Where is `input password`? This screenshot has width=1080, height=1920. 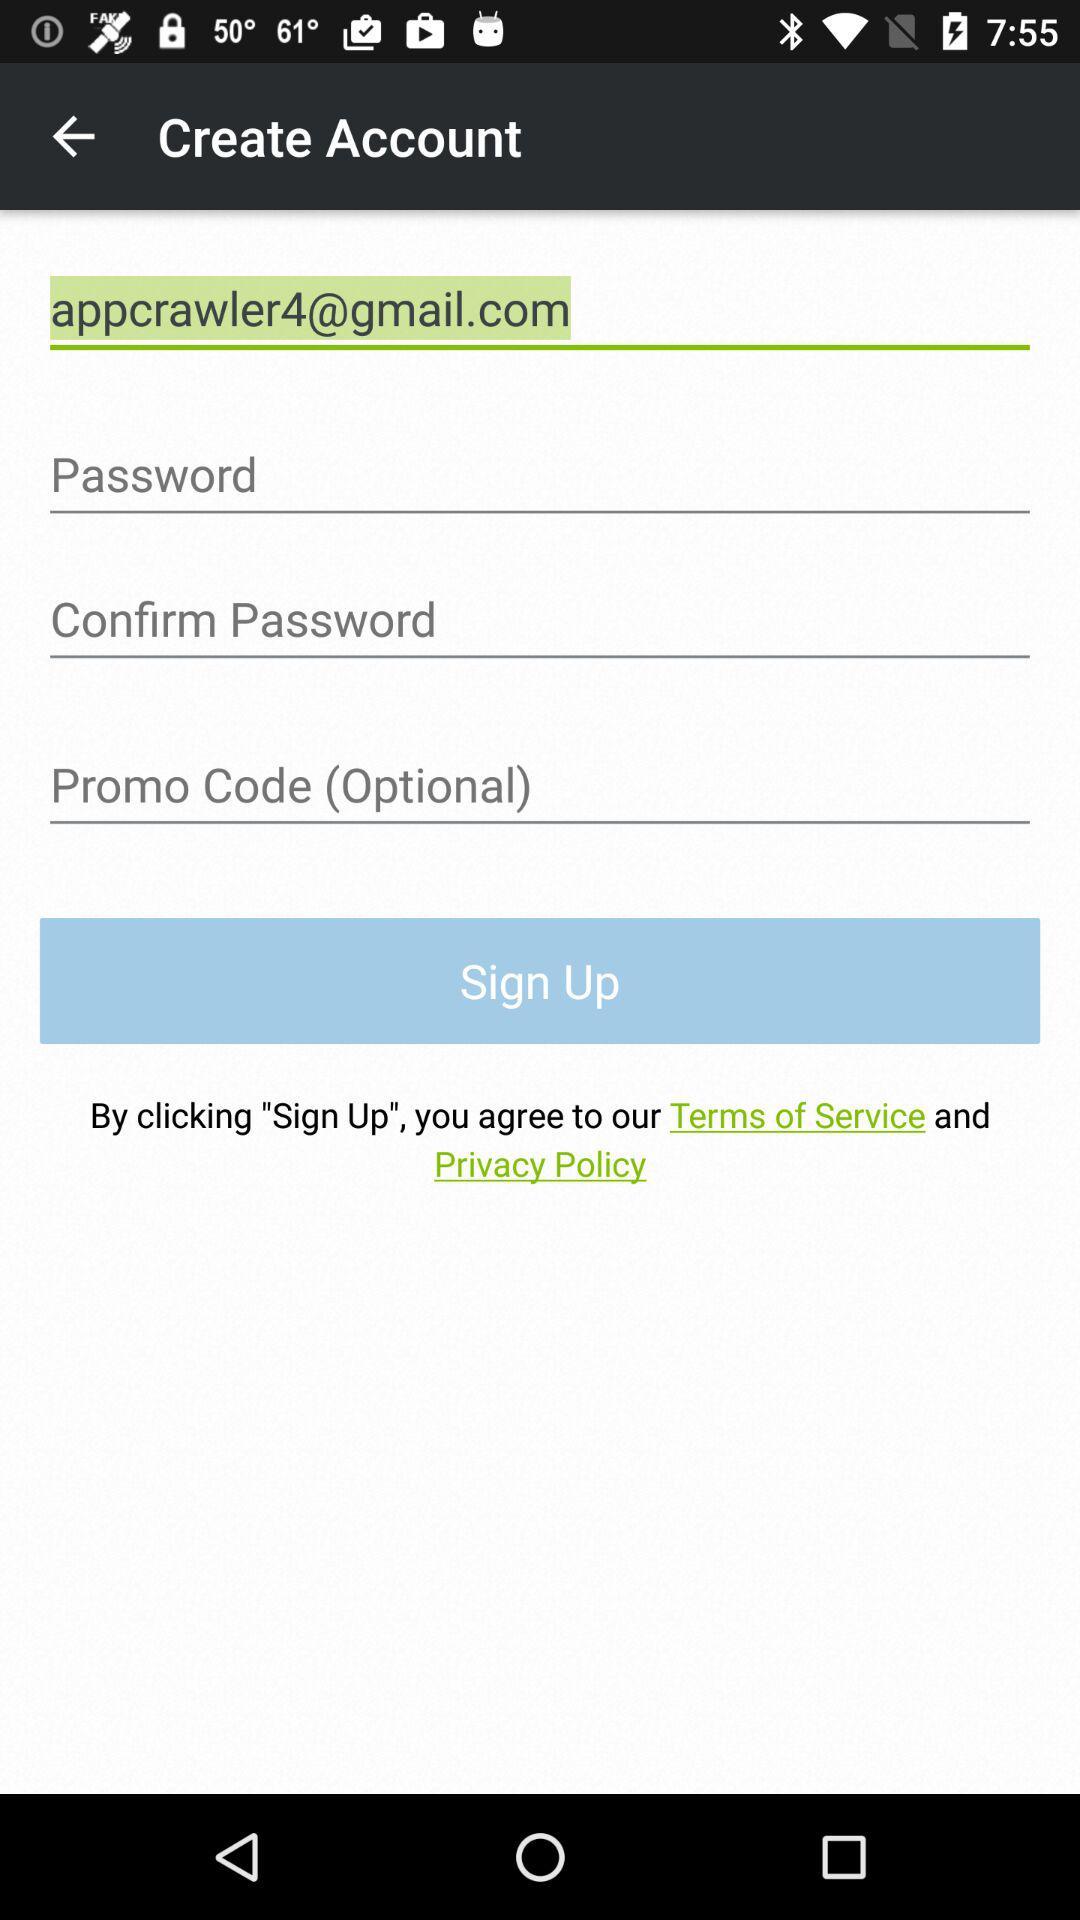 input password is located at coordinates (540, 473).